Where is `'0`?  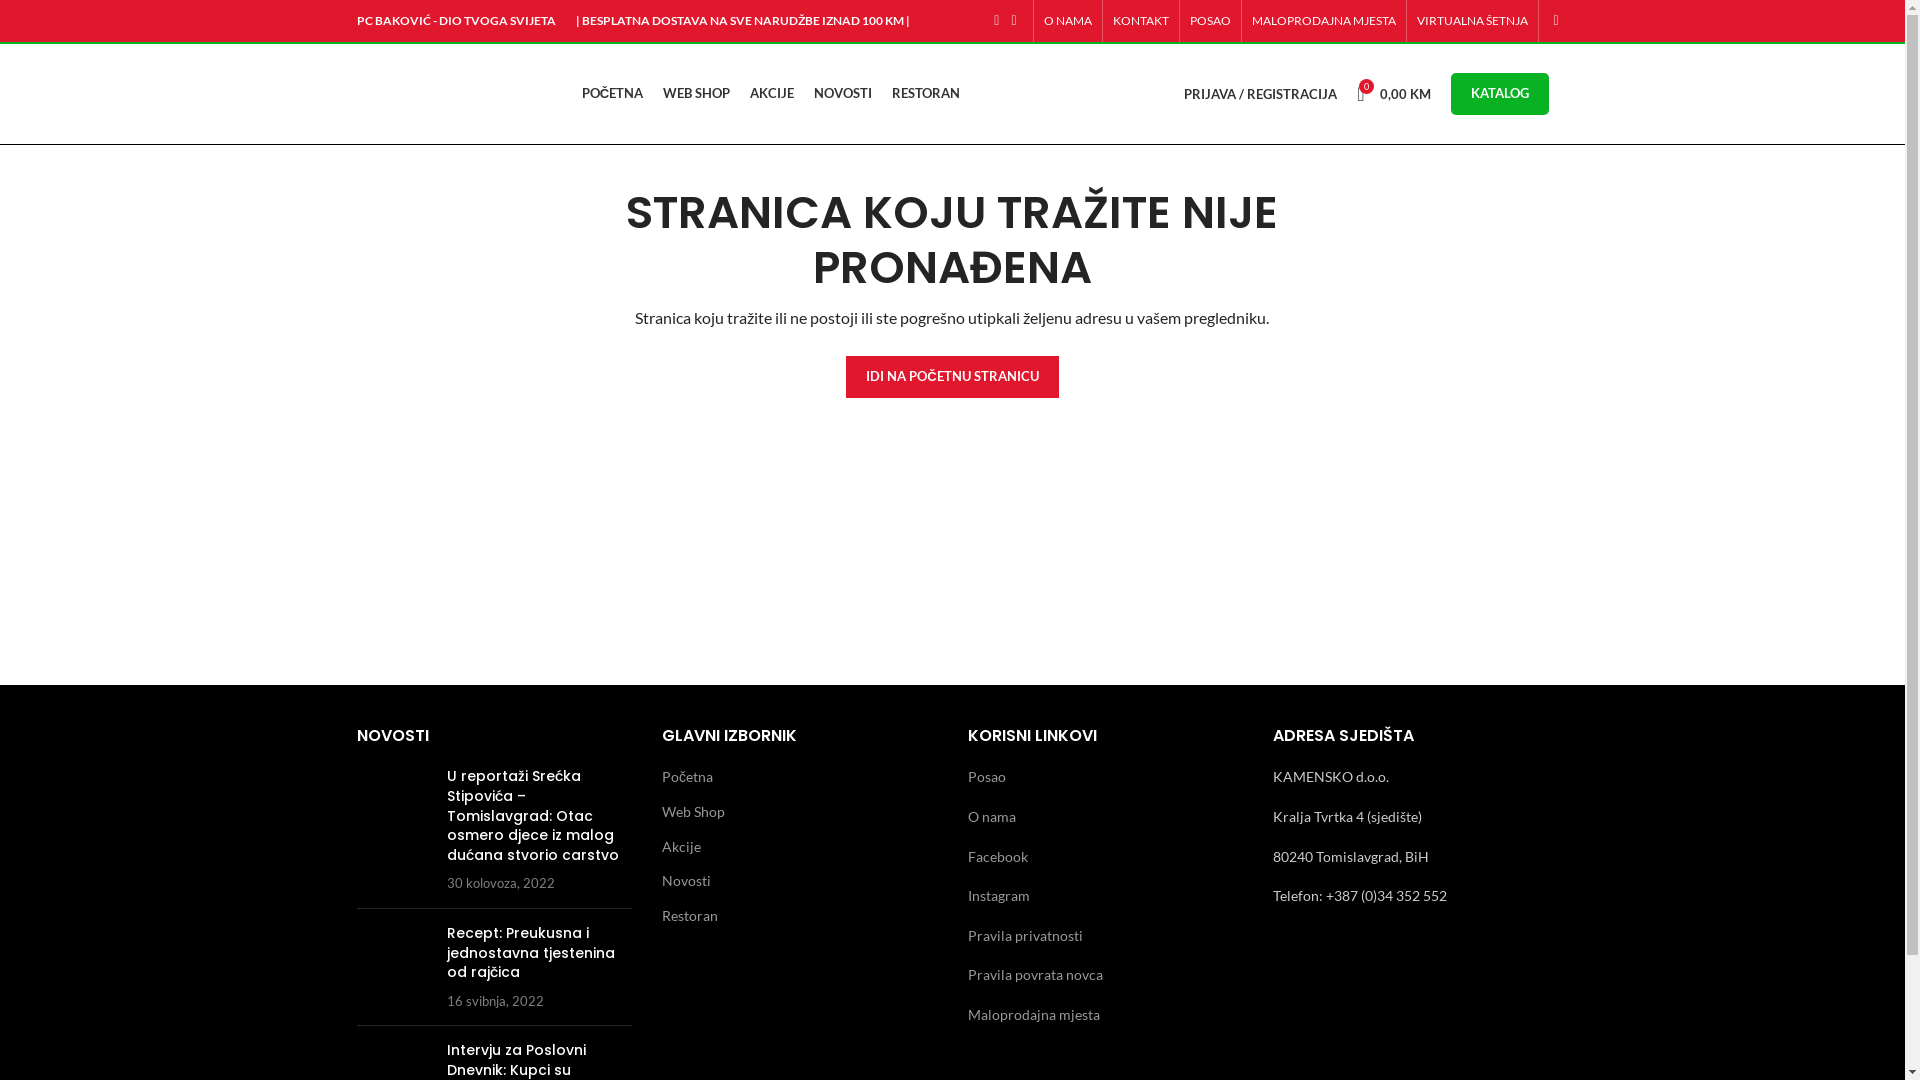 '0 is located at coordinates (1392, 93).